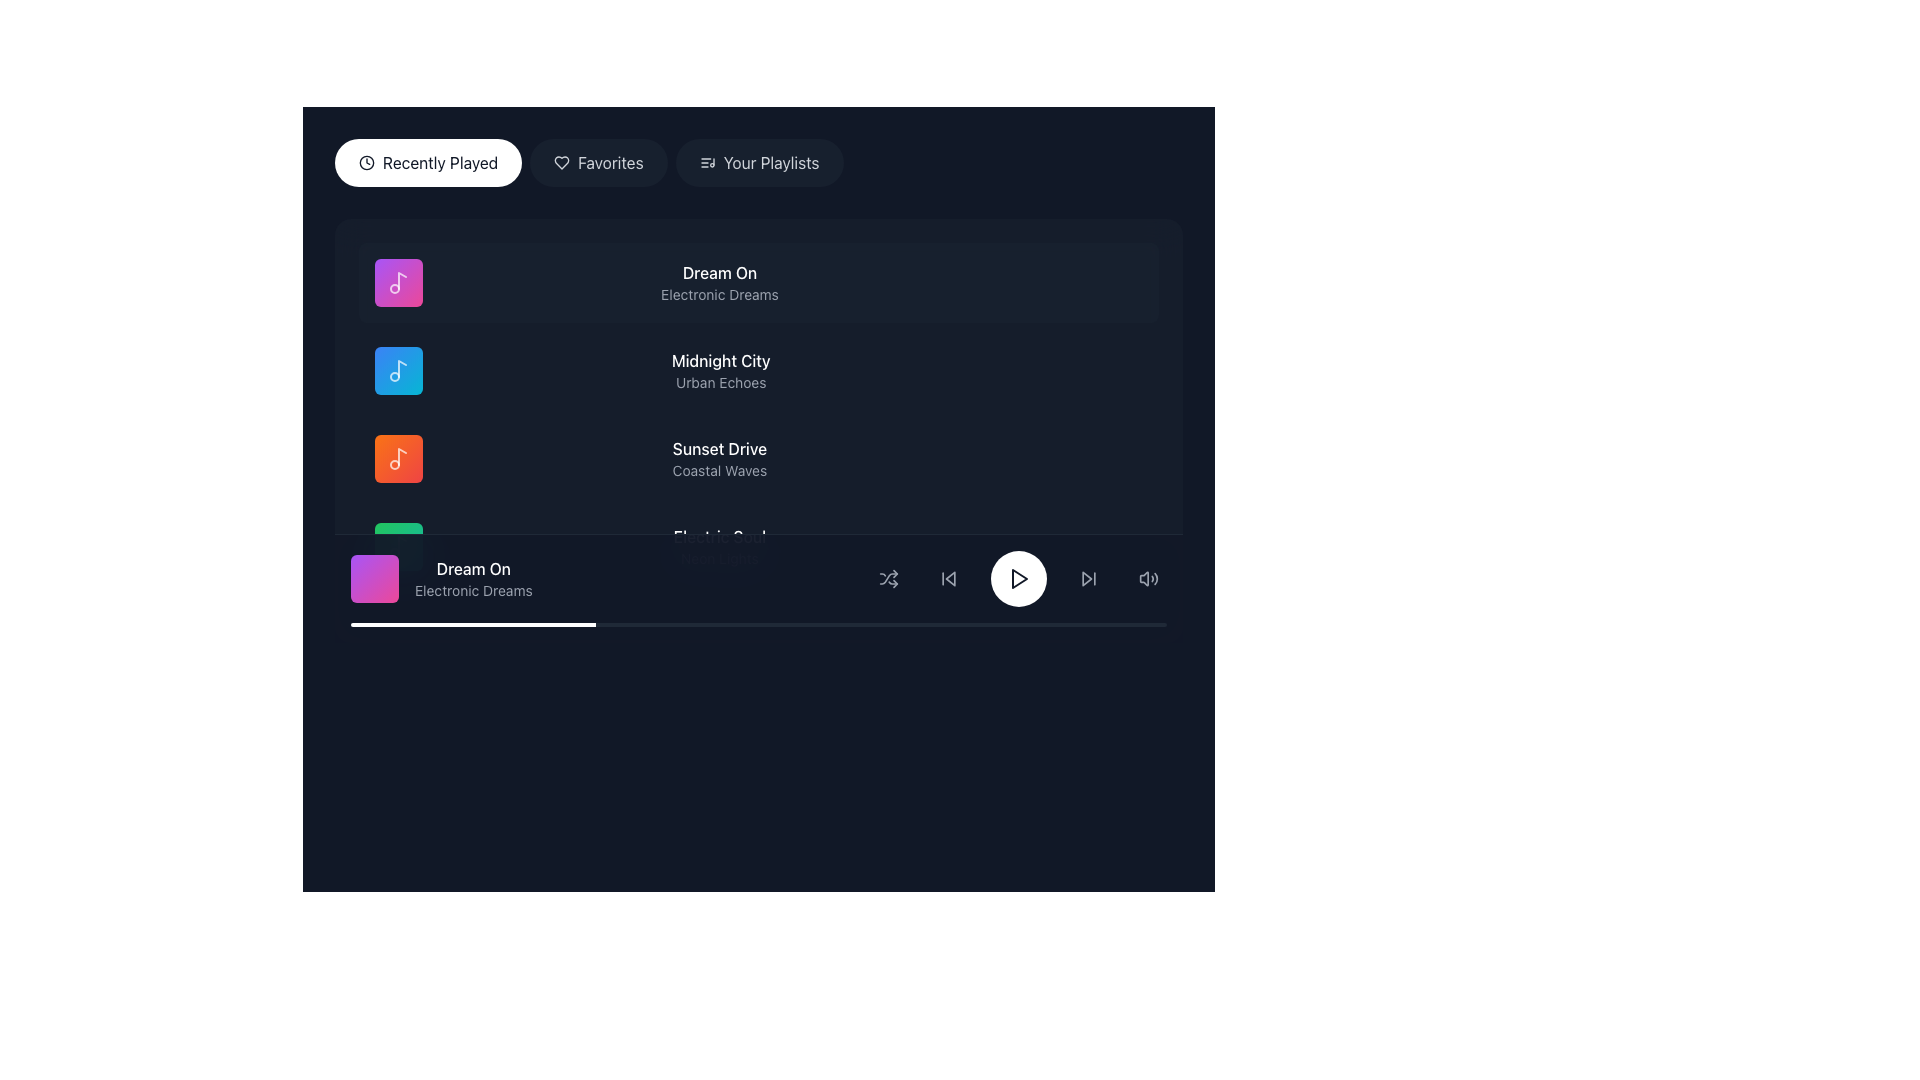 This screenshot has width=1920, height=1080. What do you see at coordinates (720, 282) in the screenshot?
I see `the text display element that shows the song details, featuring the bolded white text 'Dream On' and the light gray text 'Electronic Dreams'` at bounding box center [720, 282].